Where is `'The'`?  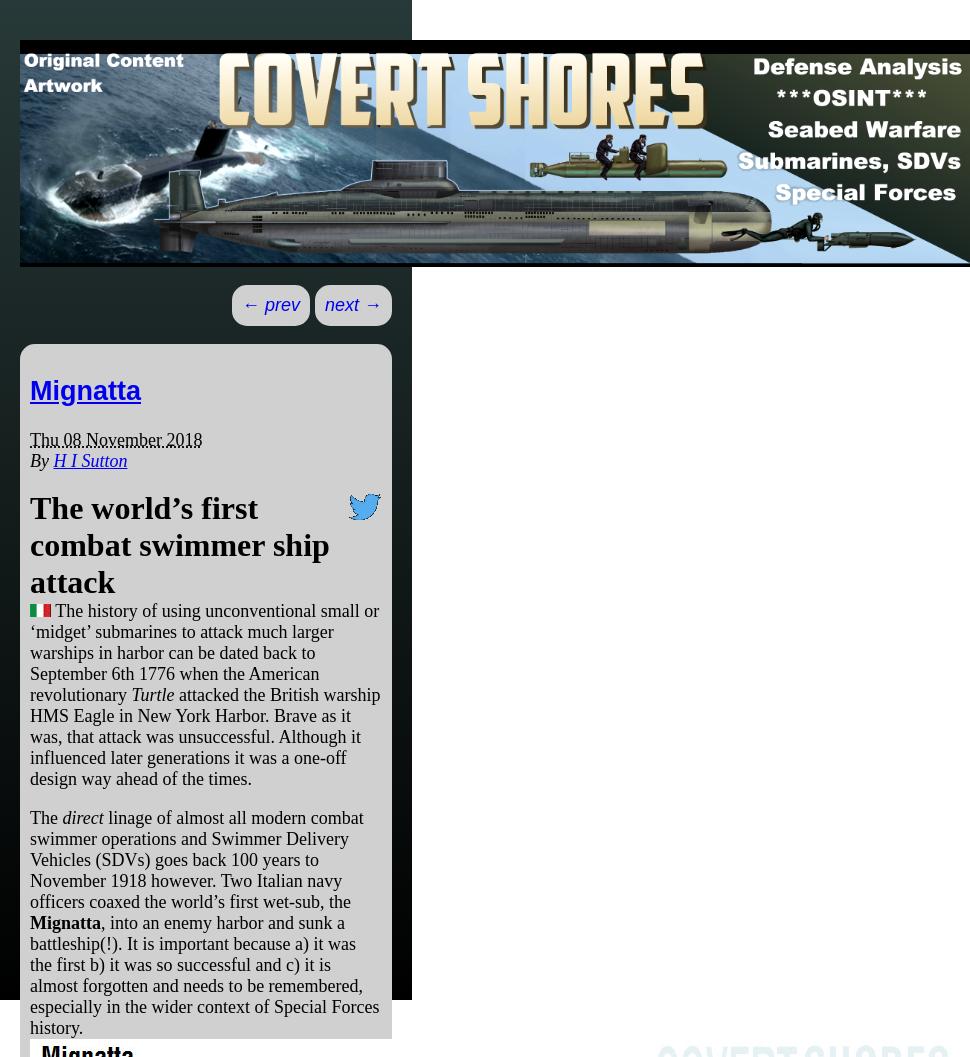 'The' is located at coordinates (45, 816).